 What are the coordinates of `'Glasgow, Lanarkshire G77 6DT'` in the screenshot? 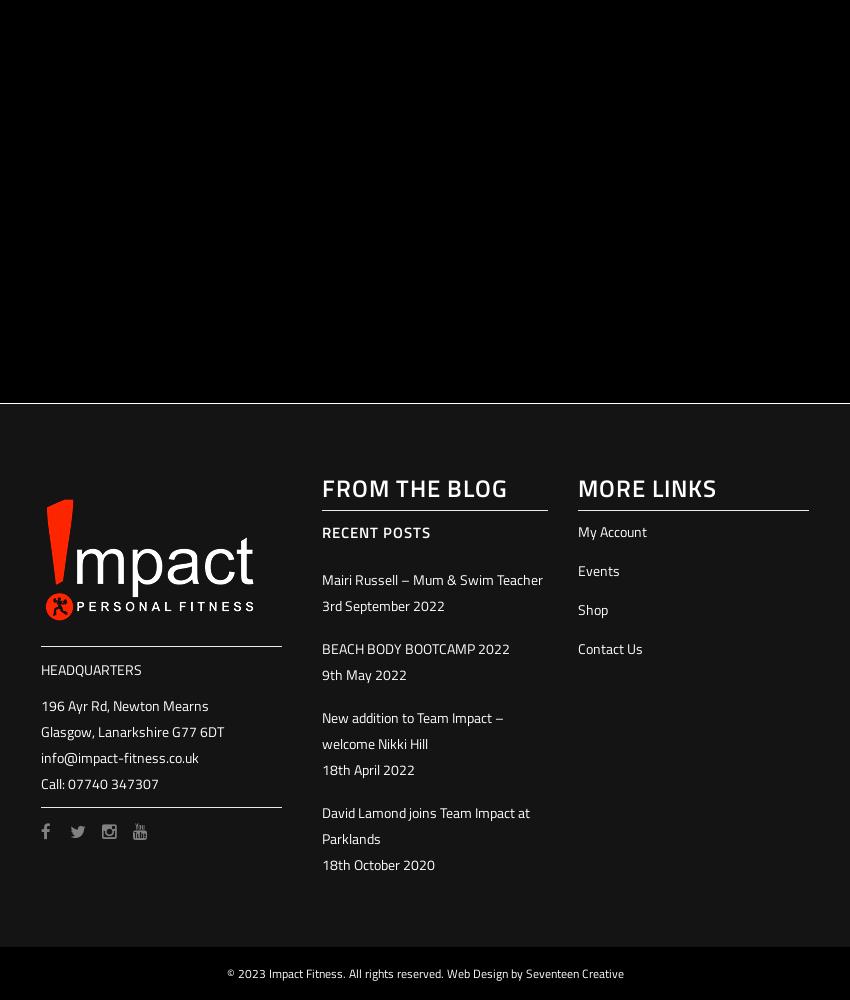 It's located at (132, 730).